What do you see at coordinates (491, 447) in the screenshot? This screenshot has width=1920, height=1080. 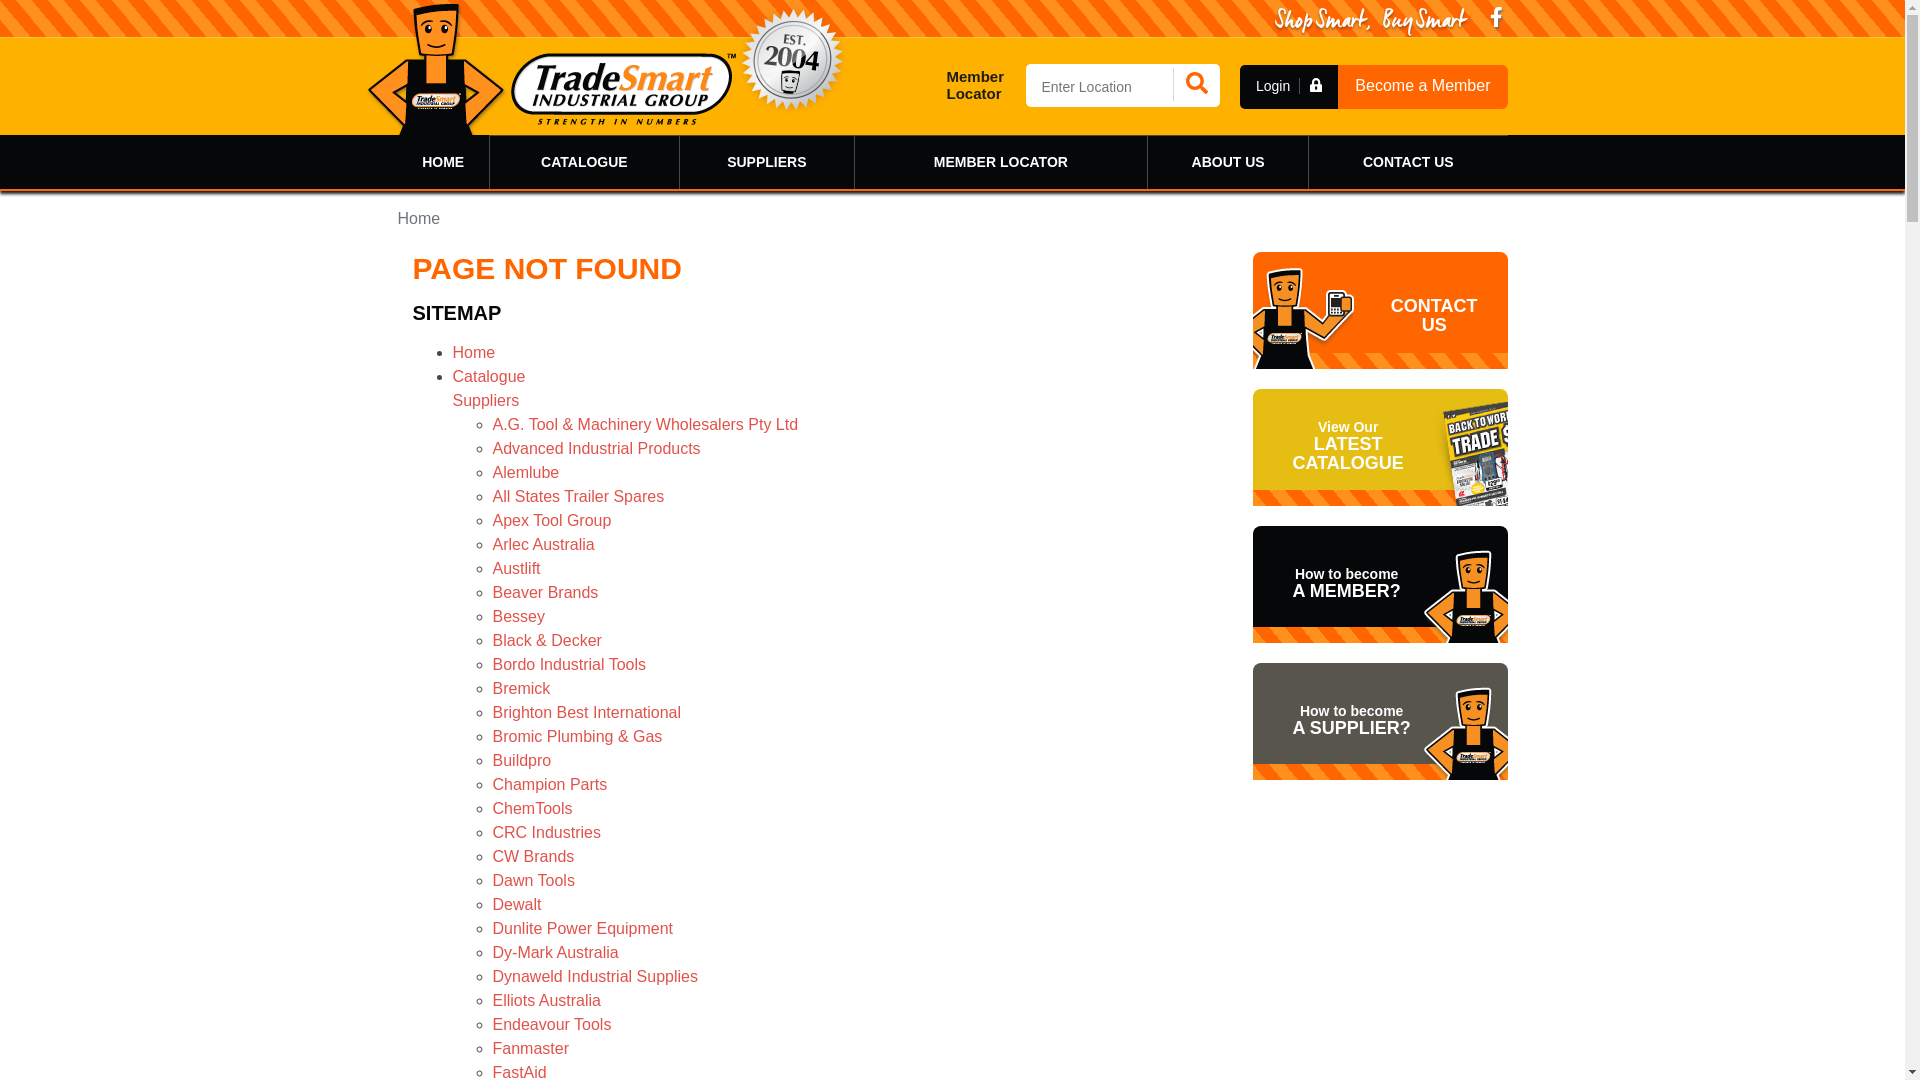 I see `'Advanced Industrial Products'` at bounding box center [491, 447].